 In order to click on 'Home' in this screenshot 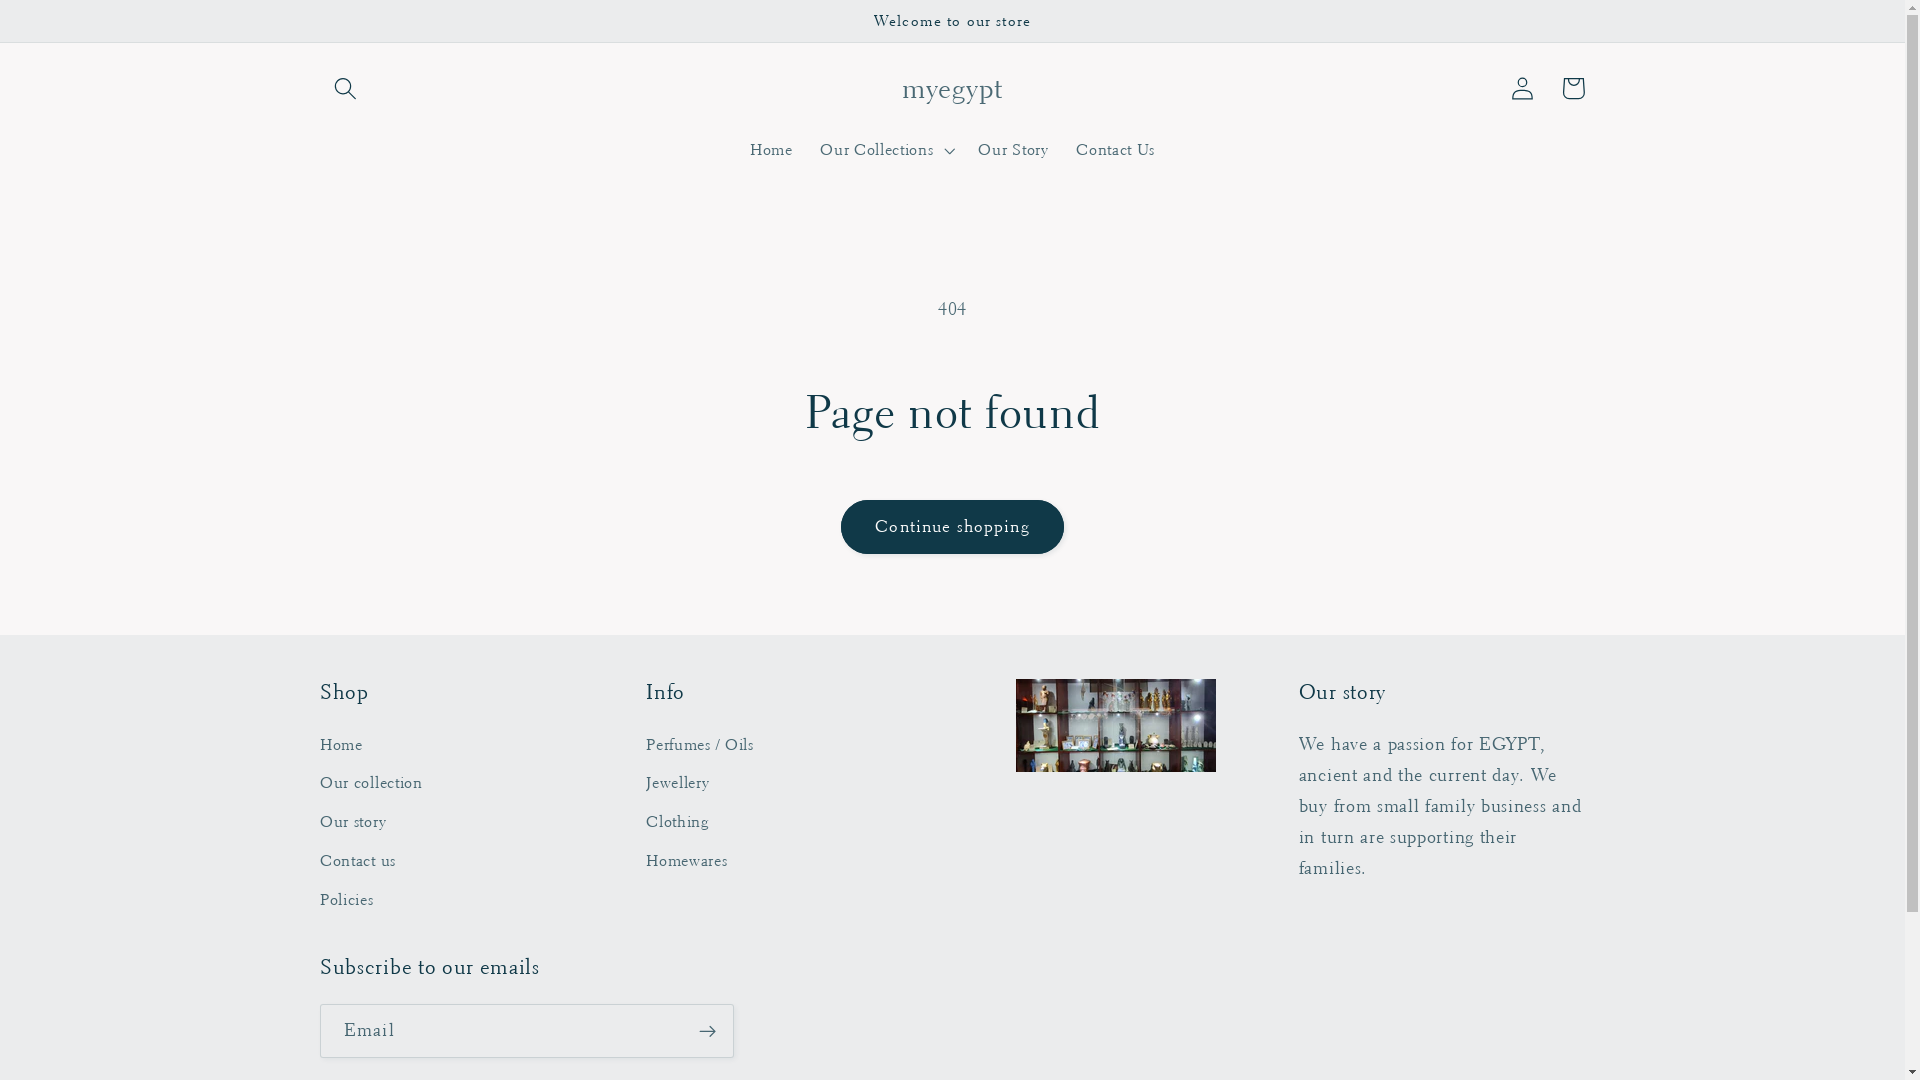, I will do `click(341, 748)`.